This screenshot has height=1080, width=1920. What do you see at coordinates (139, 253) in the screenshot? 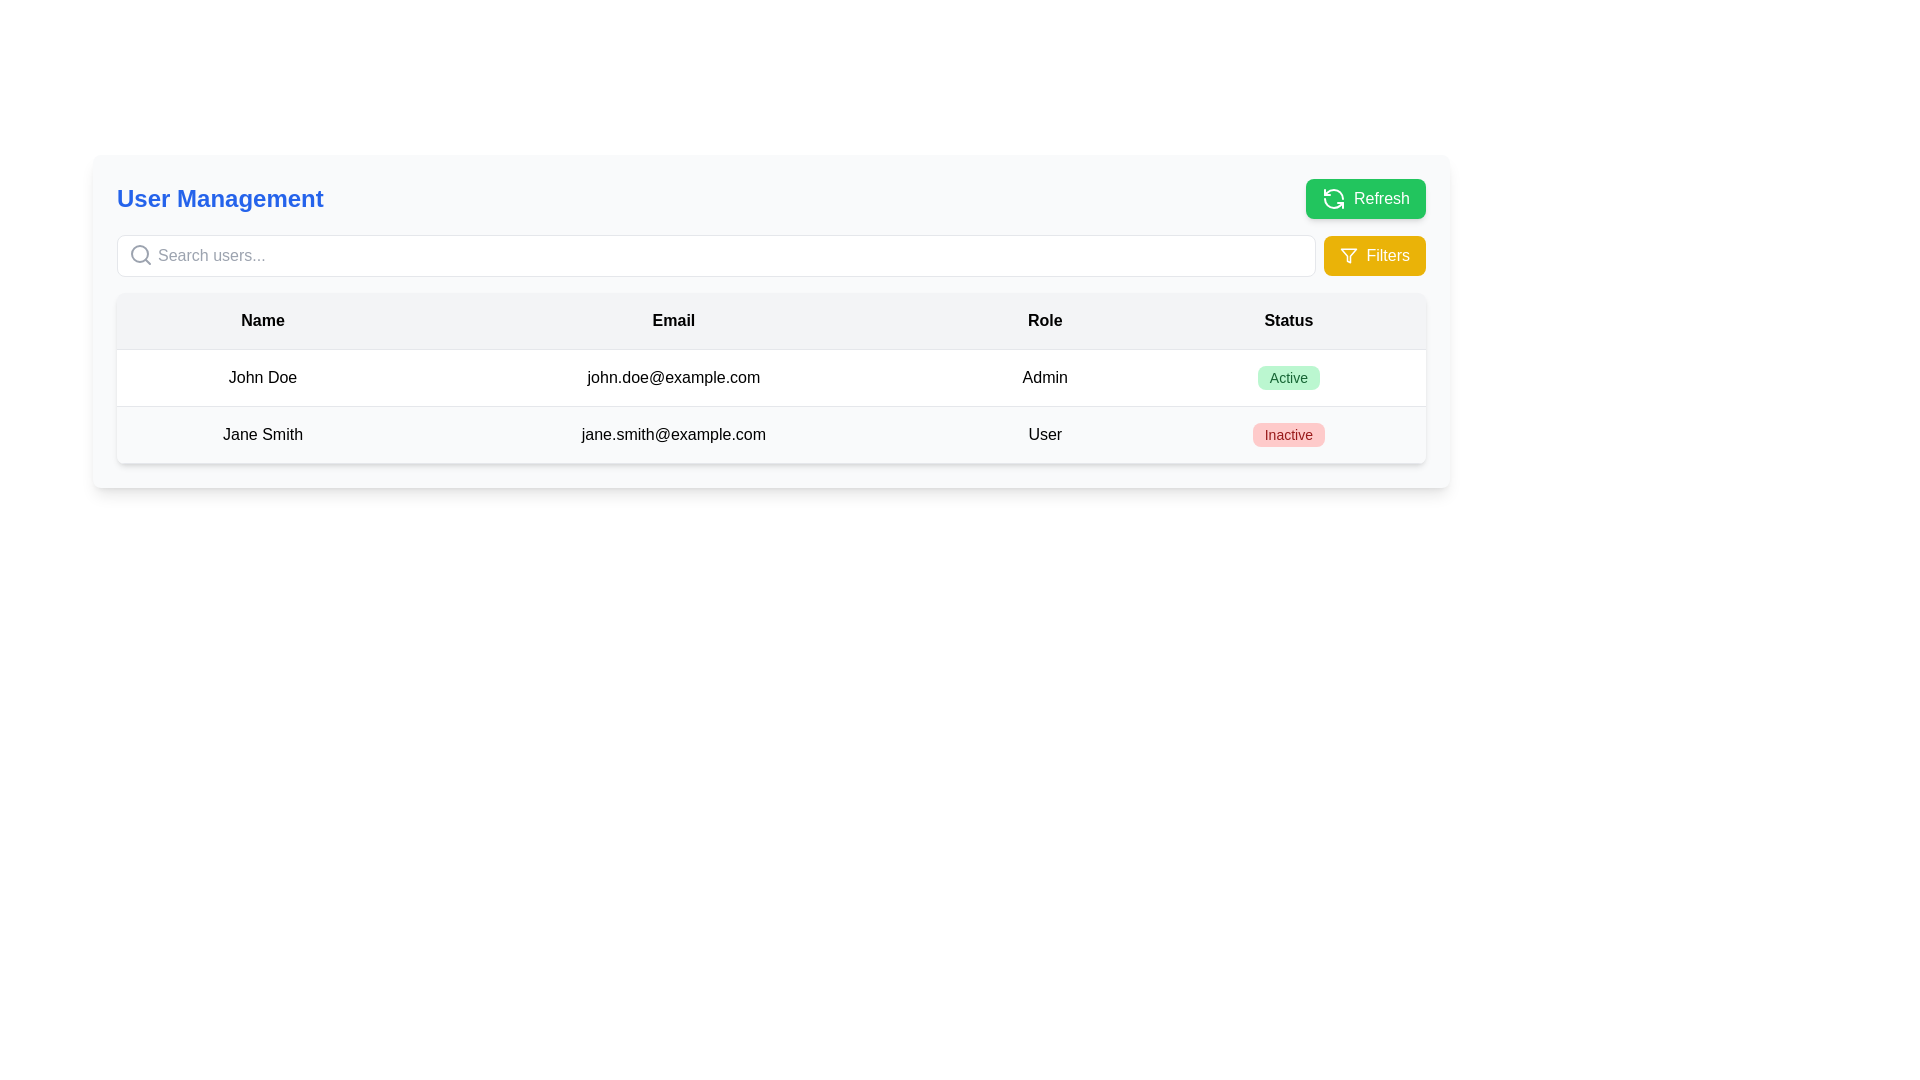
I see `the magnifying glass icon which is a small outline design located on the left side of the search input field, preceding the placeholder text 'Search users...'` at bounding box center [139, 253].